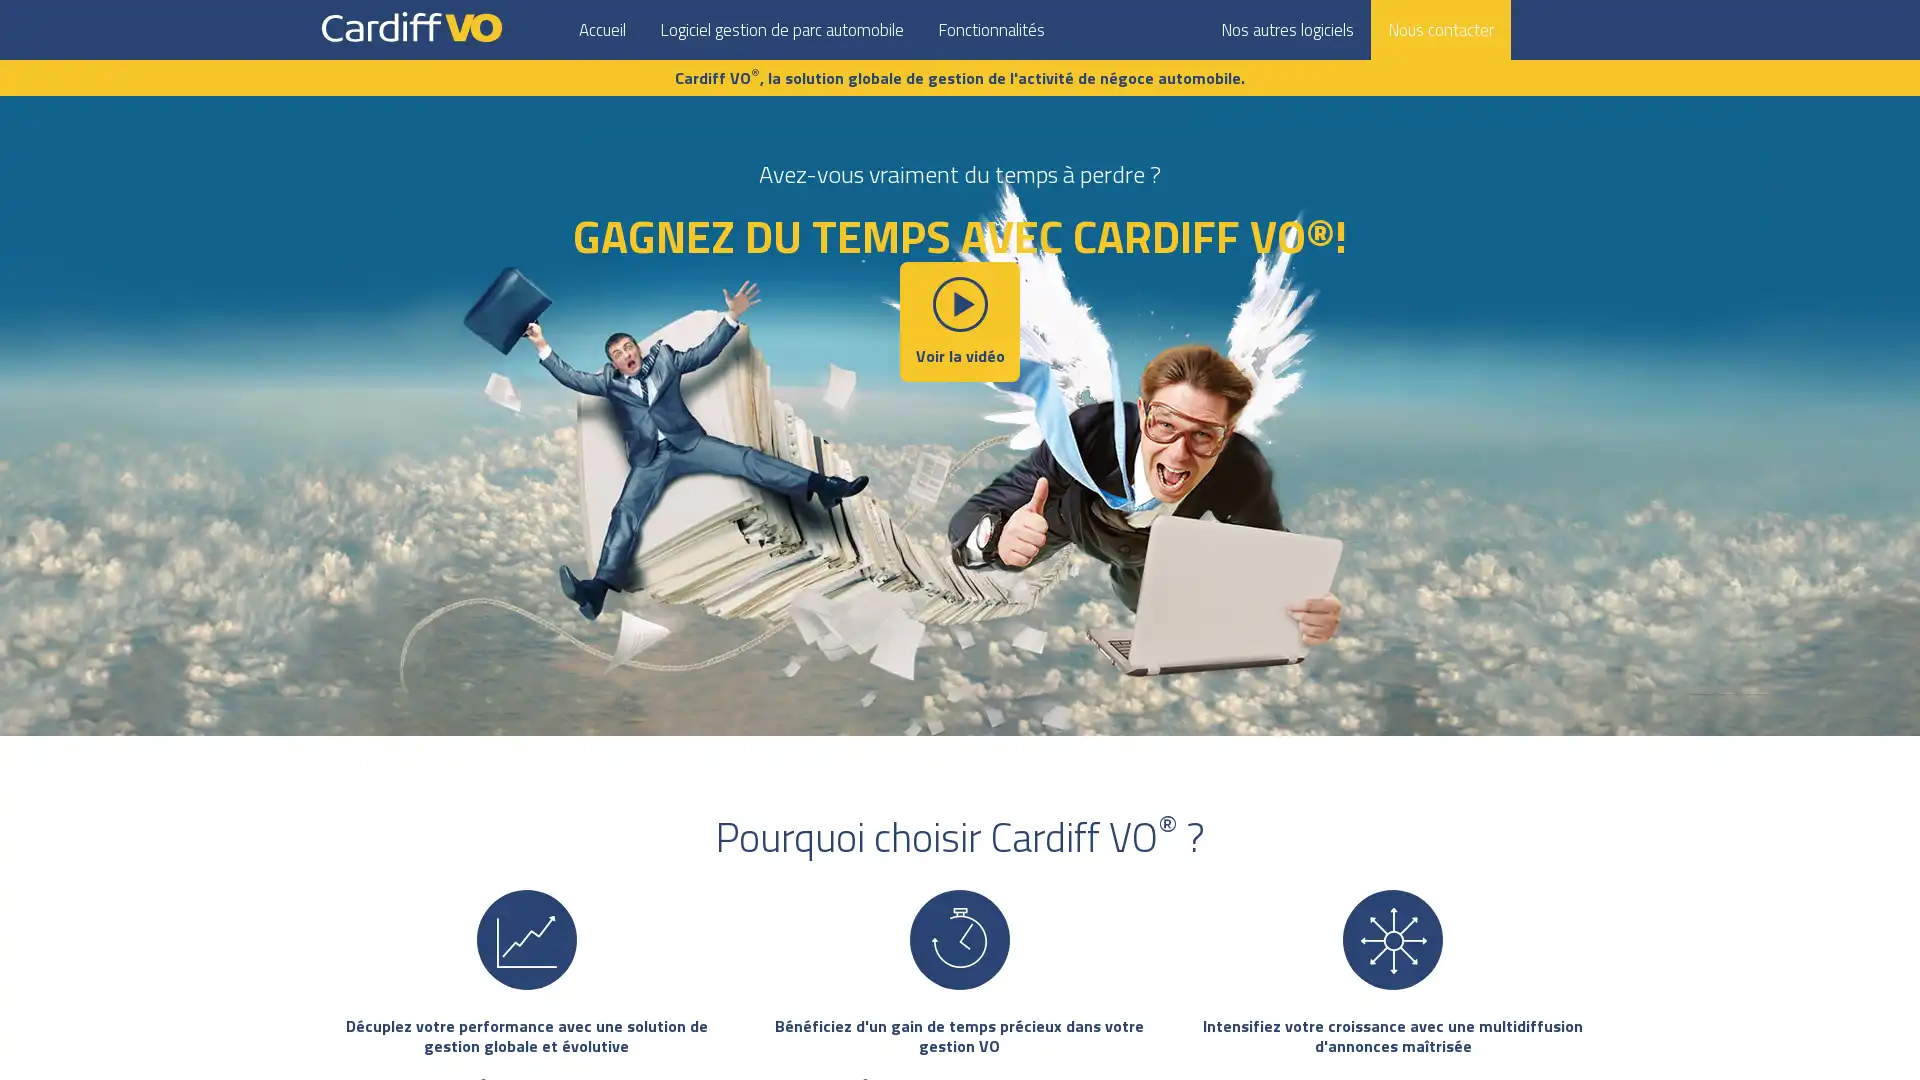  I want to click on Voir la video, so click(960, 319).